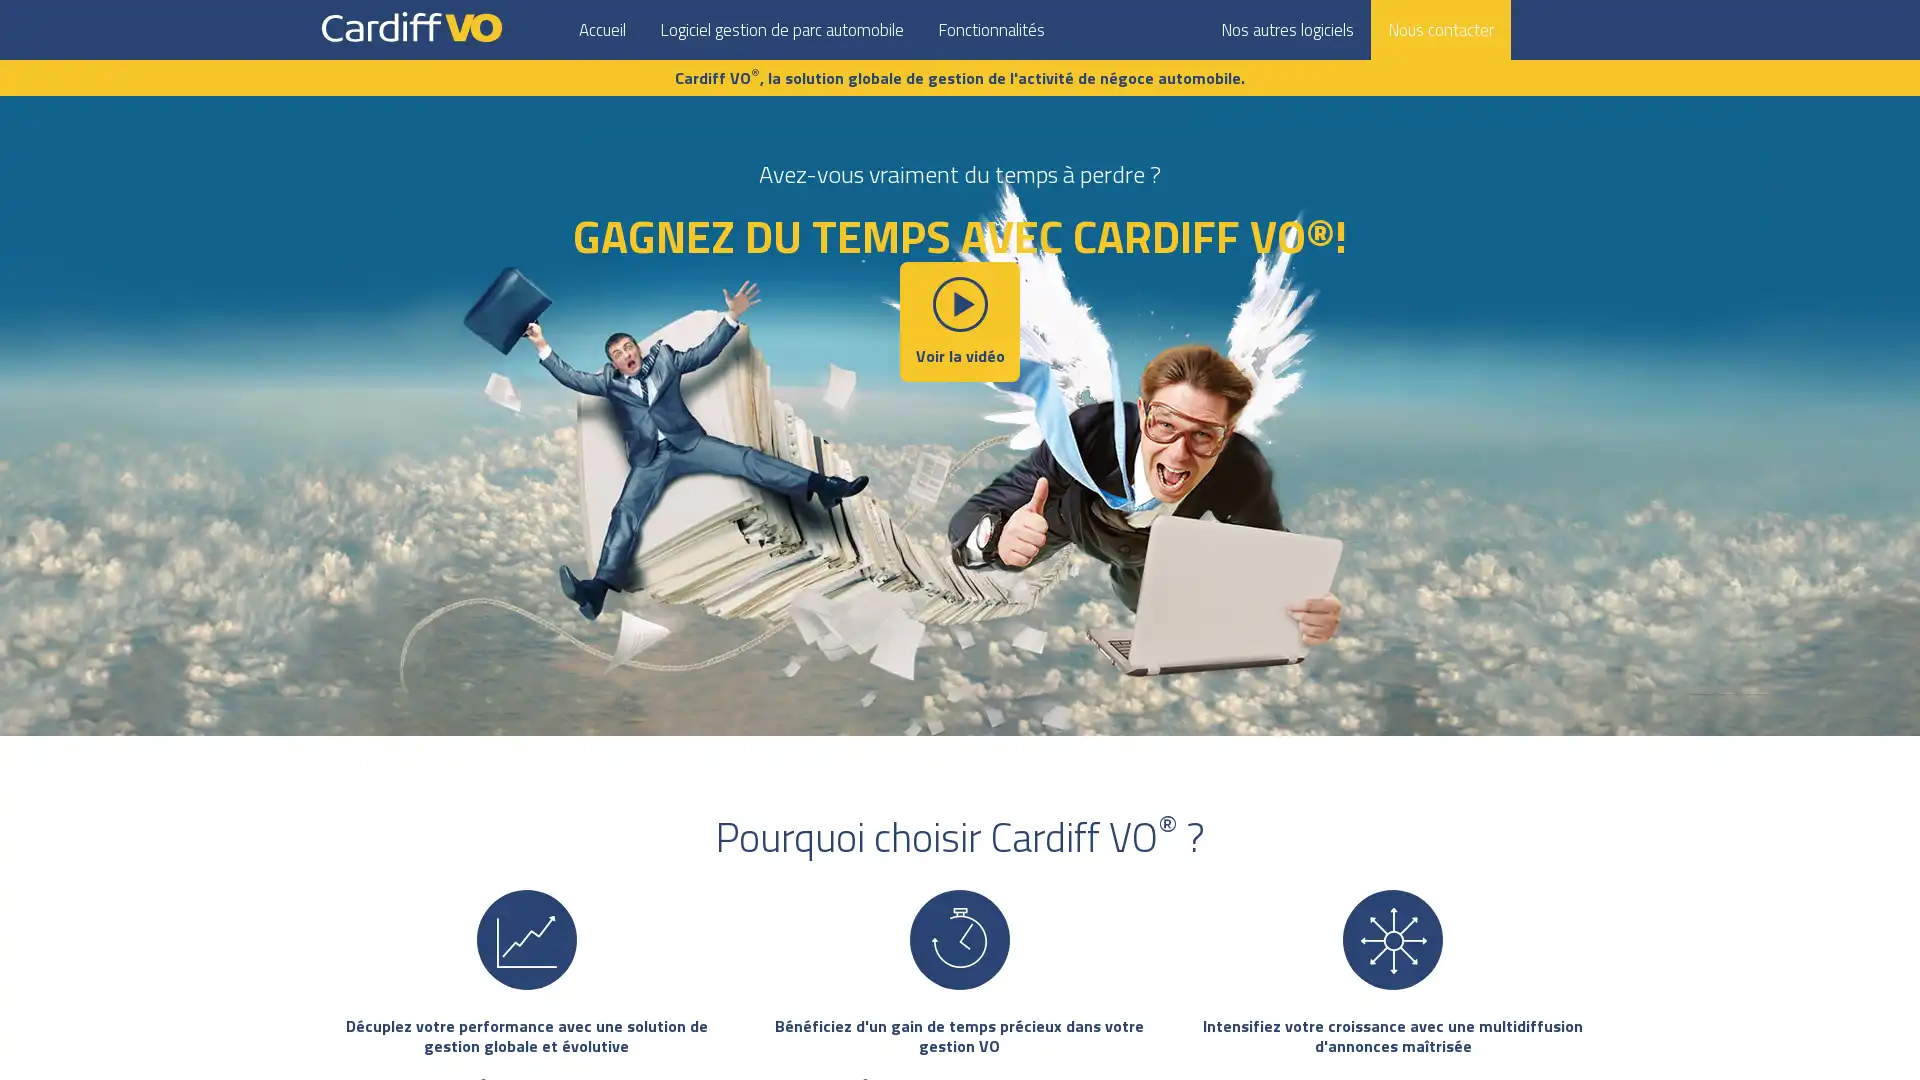  I want to click on Voir la video, so click(960, 319).